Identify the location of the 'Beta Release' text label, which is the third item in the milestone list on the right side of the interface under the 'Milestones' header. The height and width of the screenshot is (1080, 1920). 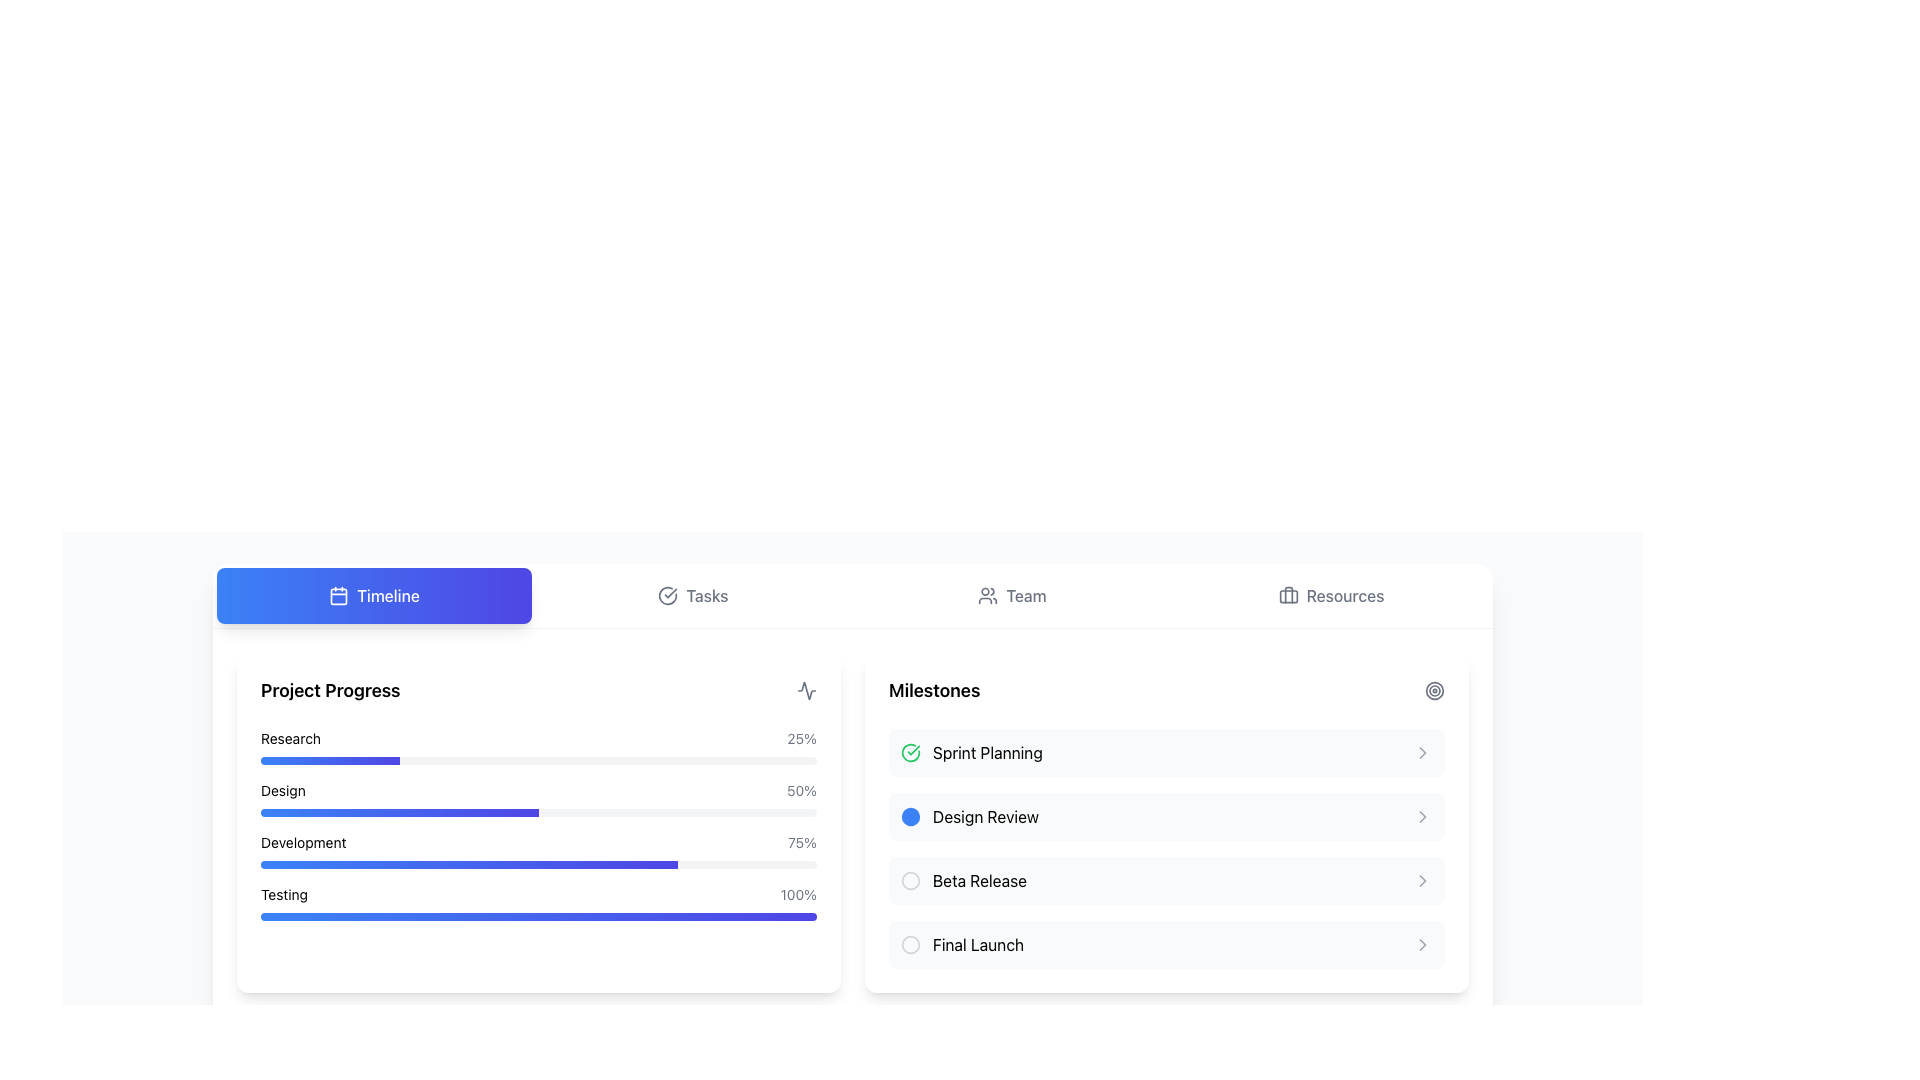
(979, 879).